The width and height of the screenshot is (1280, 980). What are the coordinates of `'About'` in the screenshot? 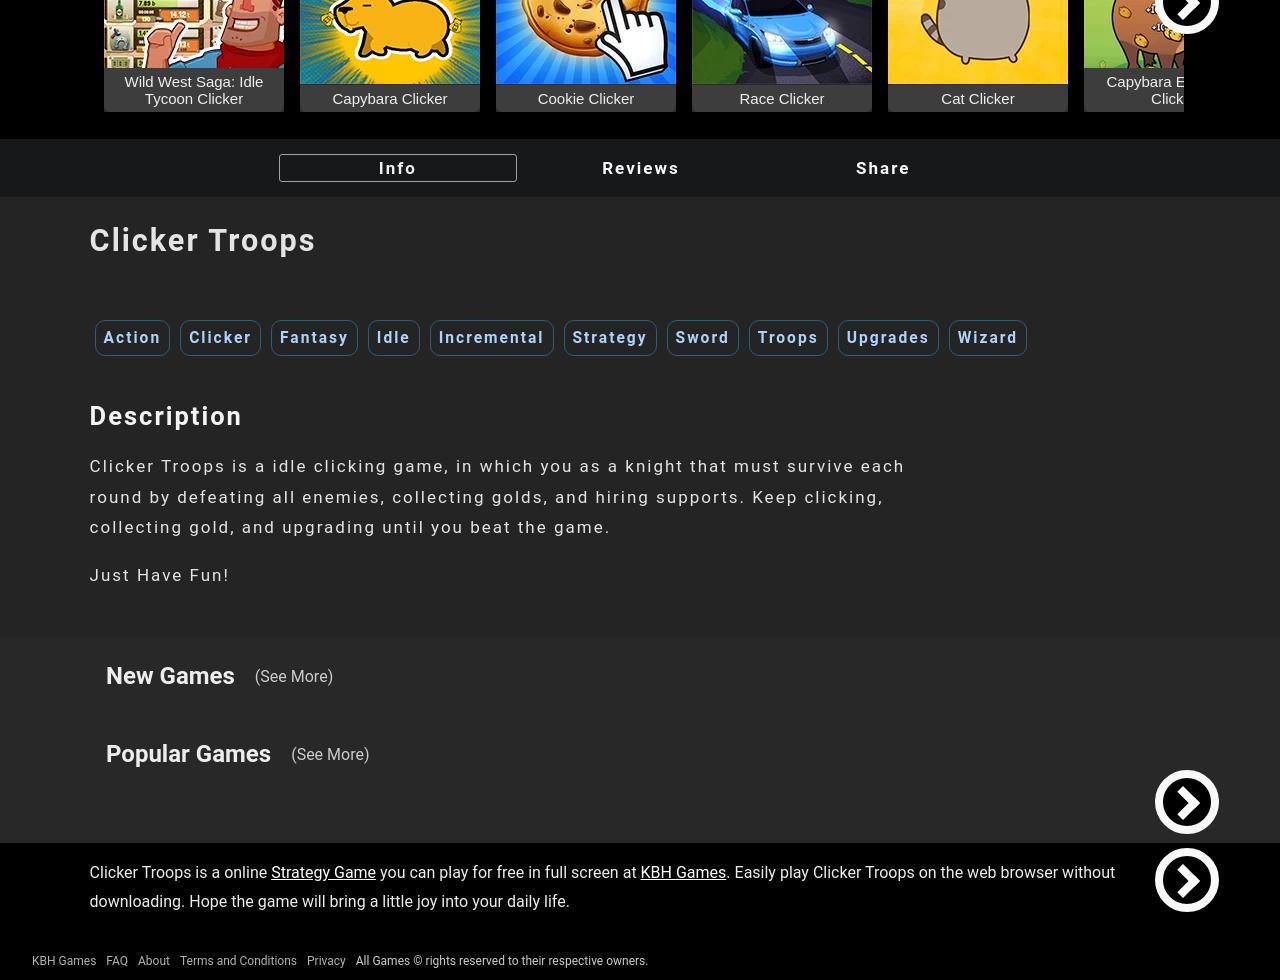 It's located at (151, 960).